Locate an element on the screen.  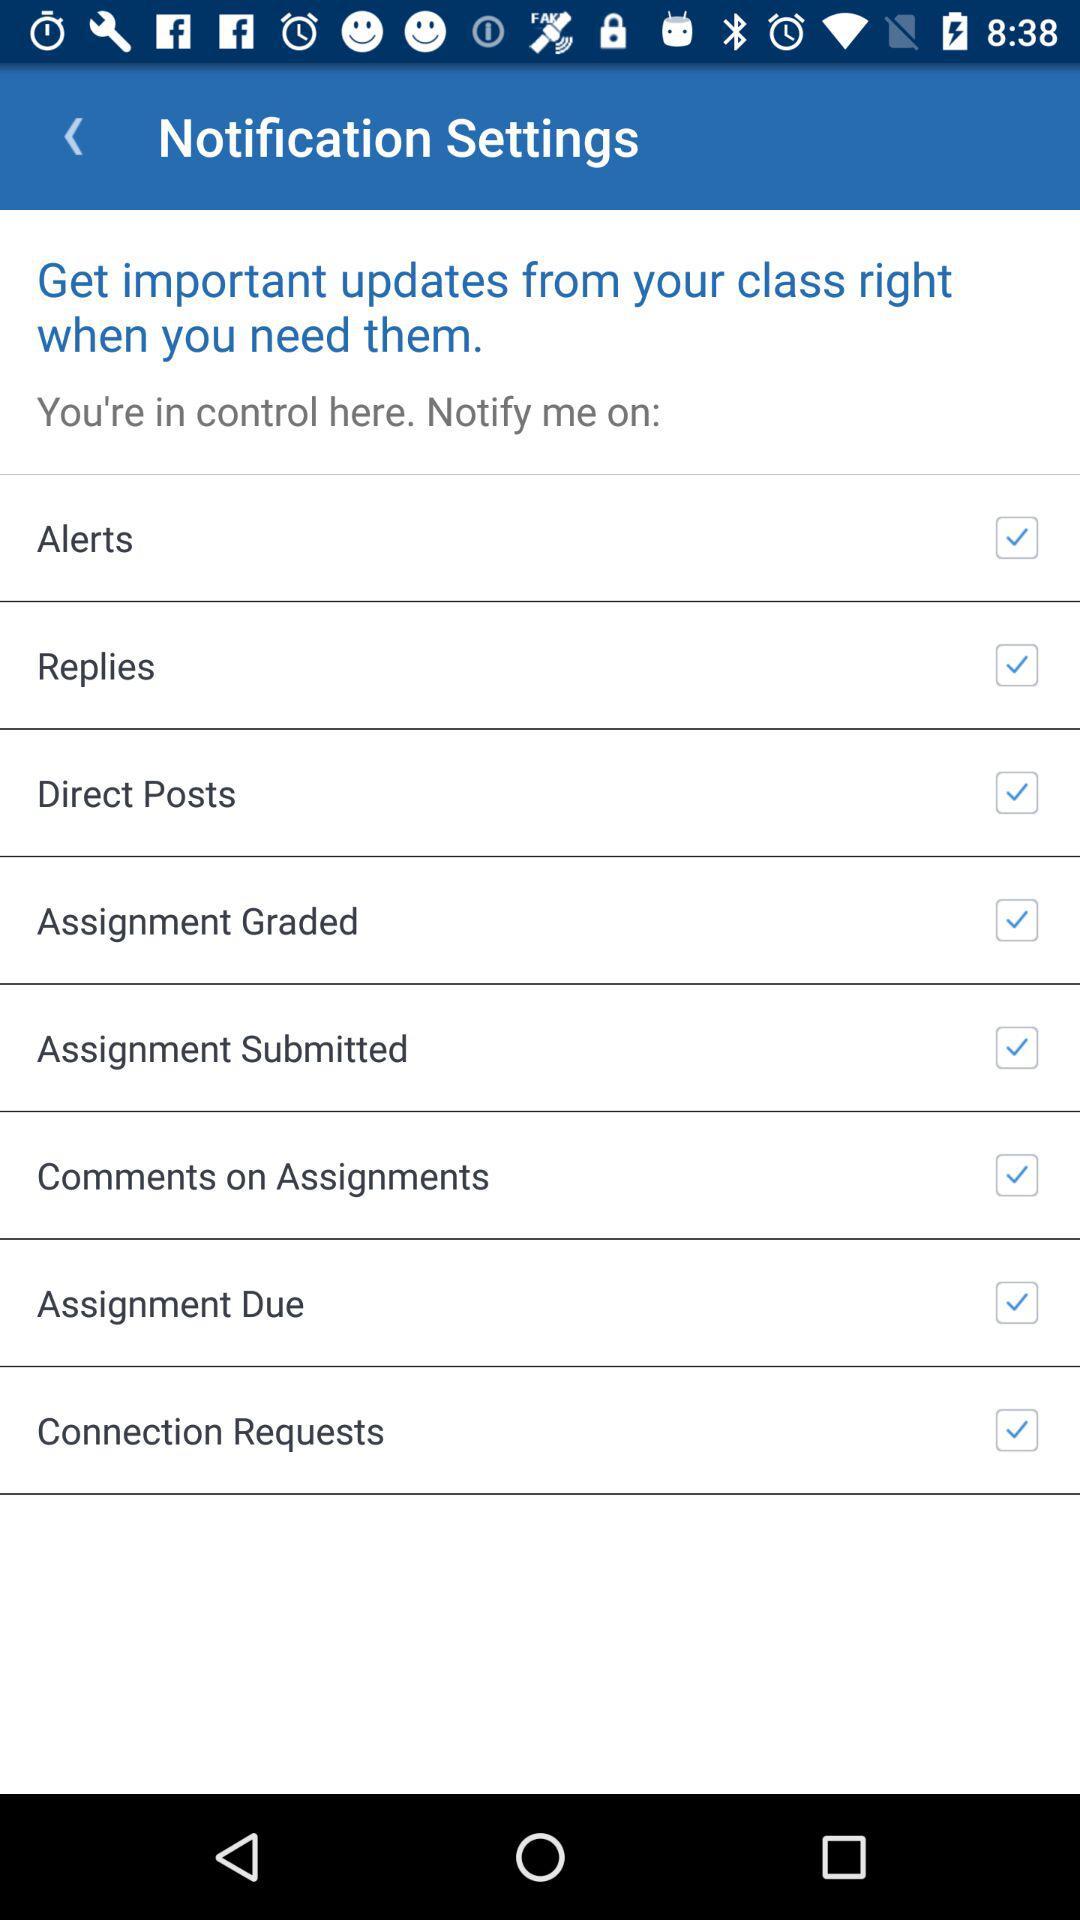
item next to notification settings is located at coordinates (72, 135).